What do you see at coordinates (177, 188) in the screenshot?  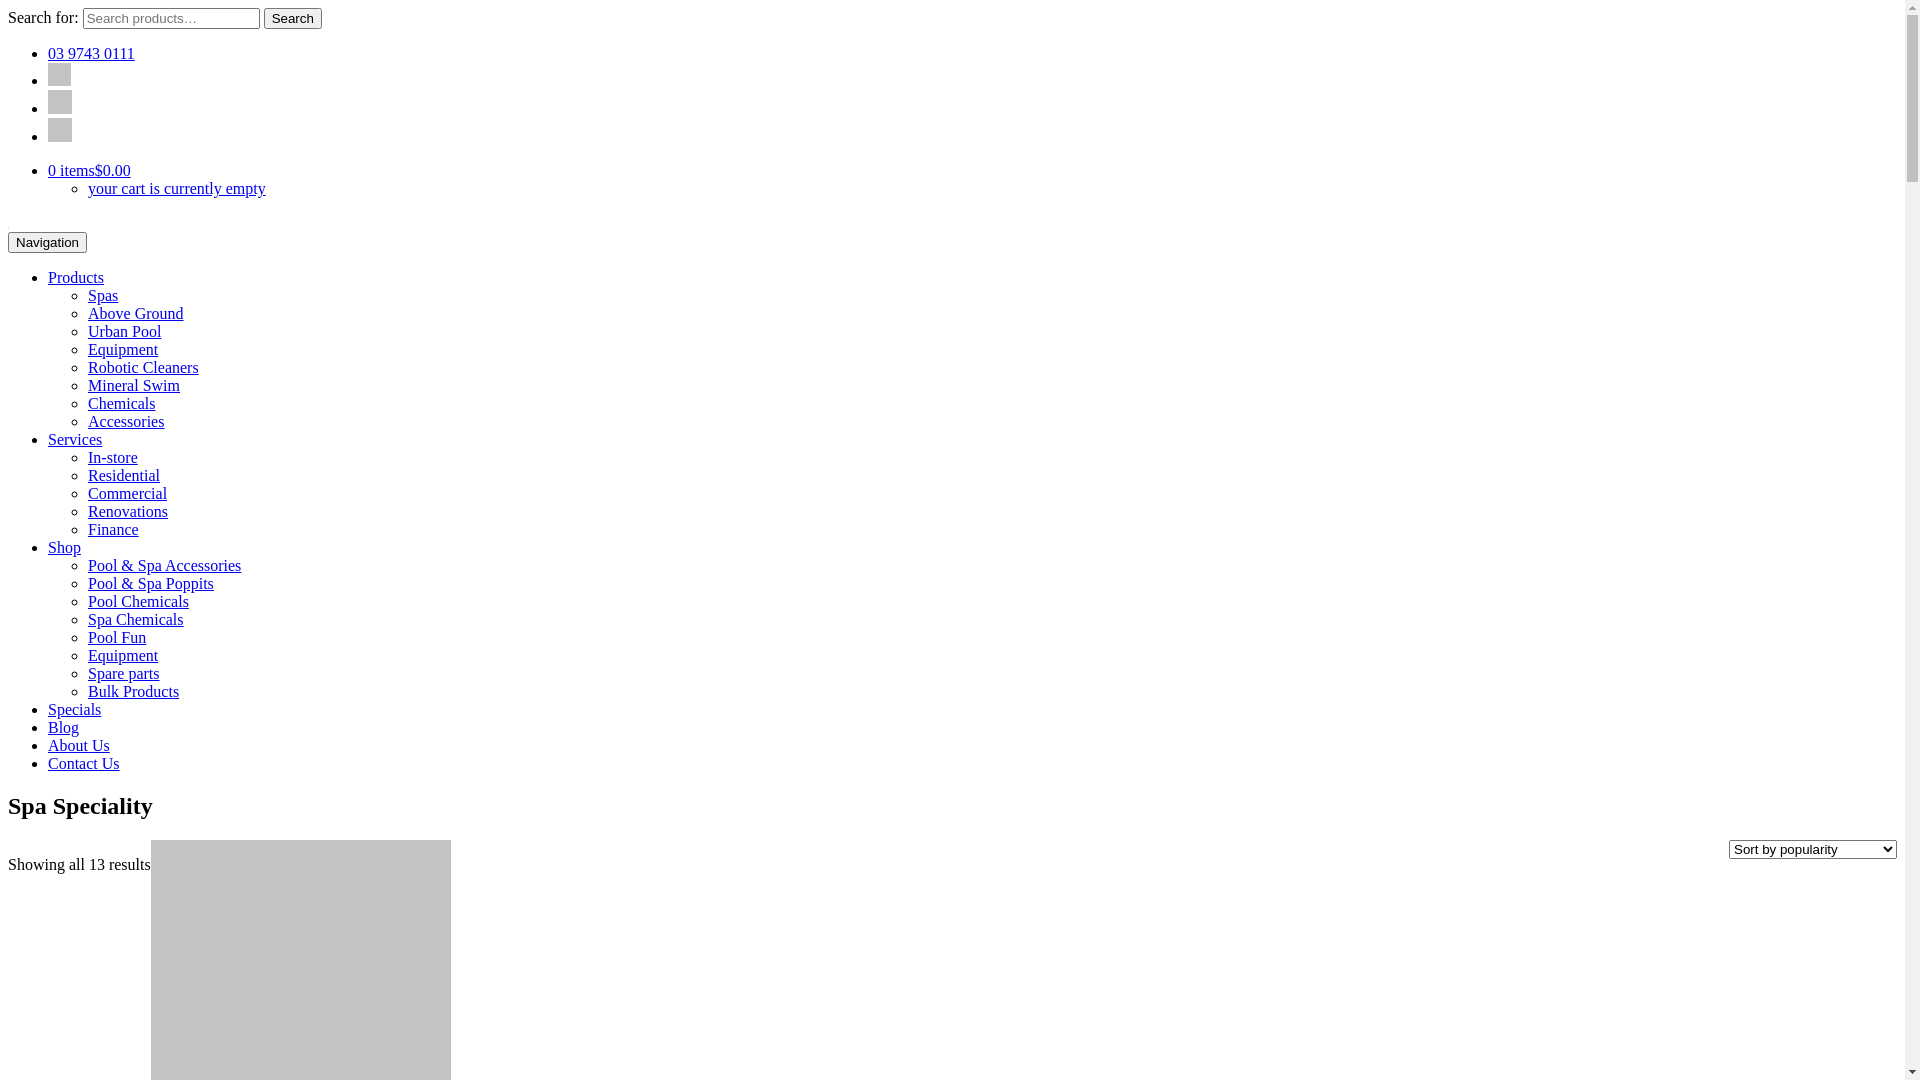 I see `'your cart is currently empty'` at bounding box center [177, 188].